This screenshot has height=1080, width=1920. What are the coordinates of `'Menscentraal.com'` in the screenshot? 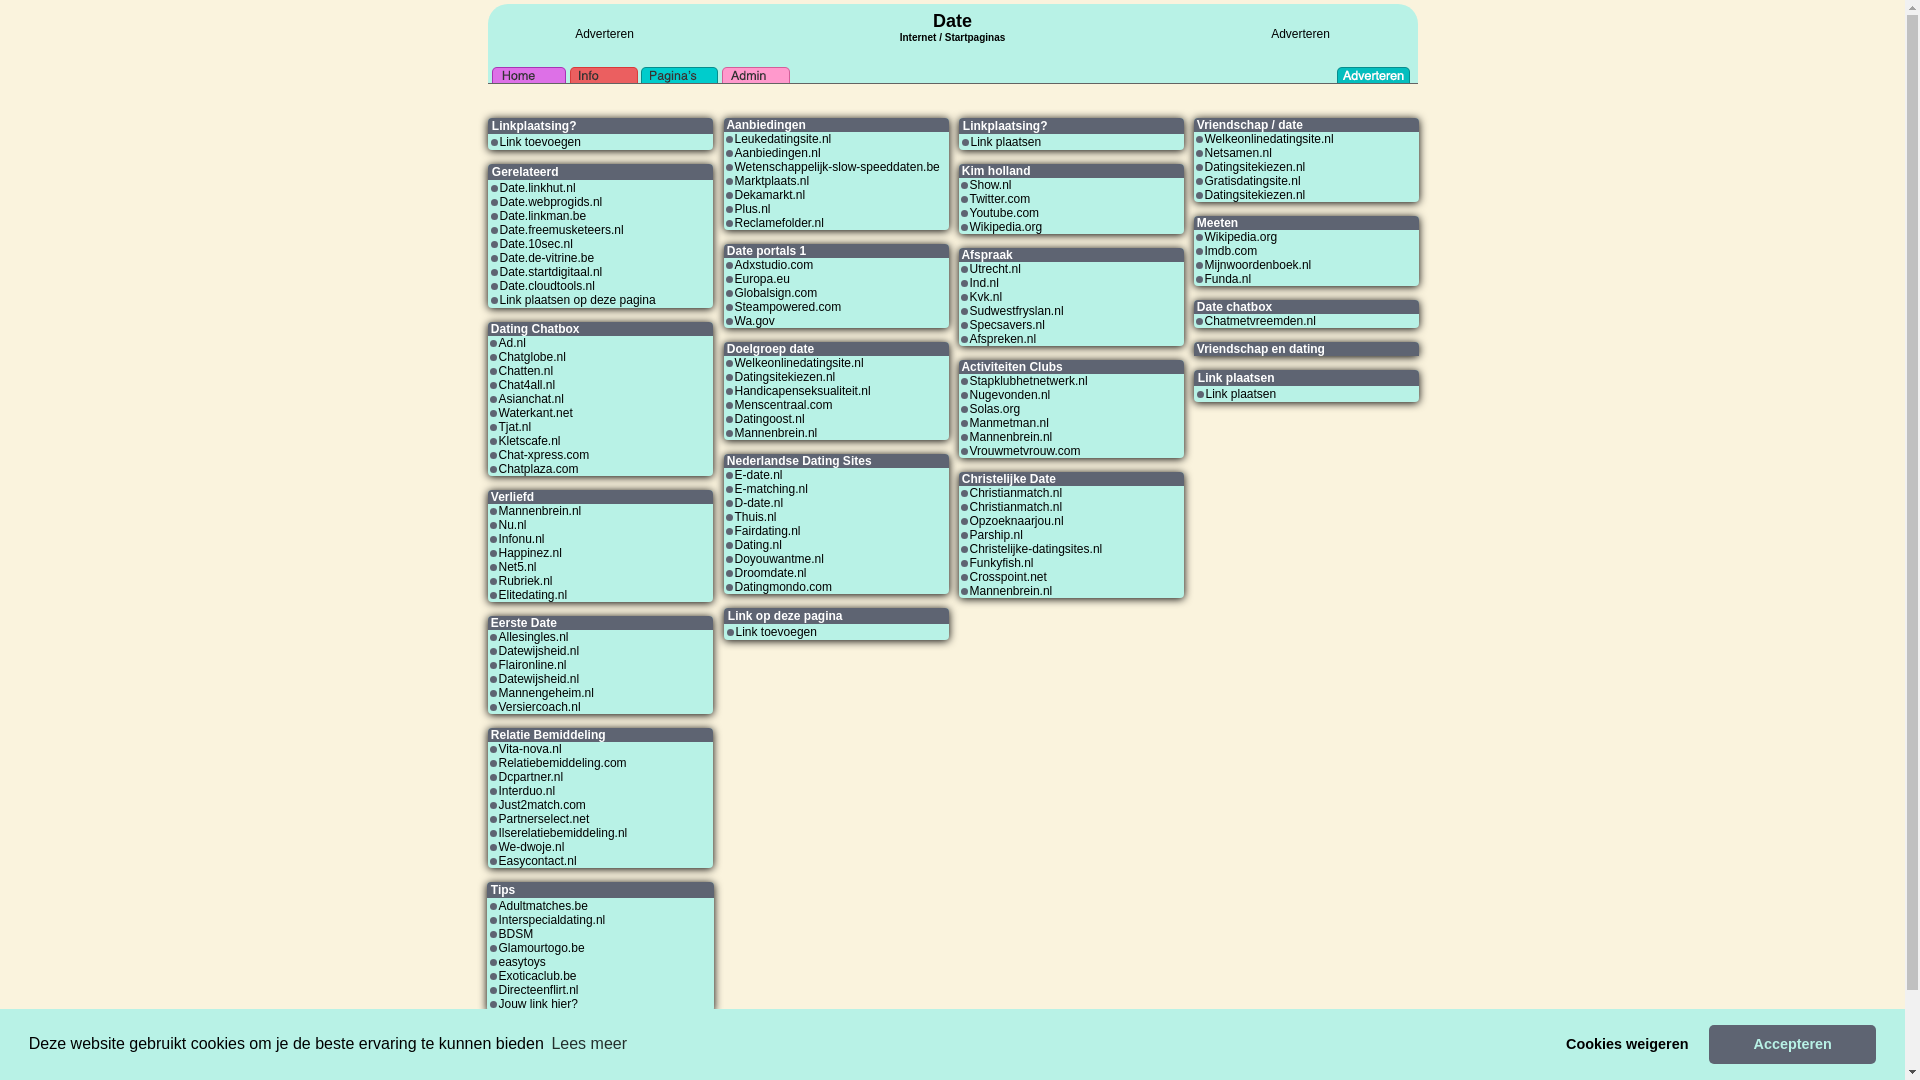 It's located at (781, 405).